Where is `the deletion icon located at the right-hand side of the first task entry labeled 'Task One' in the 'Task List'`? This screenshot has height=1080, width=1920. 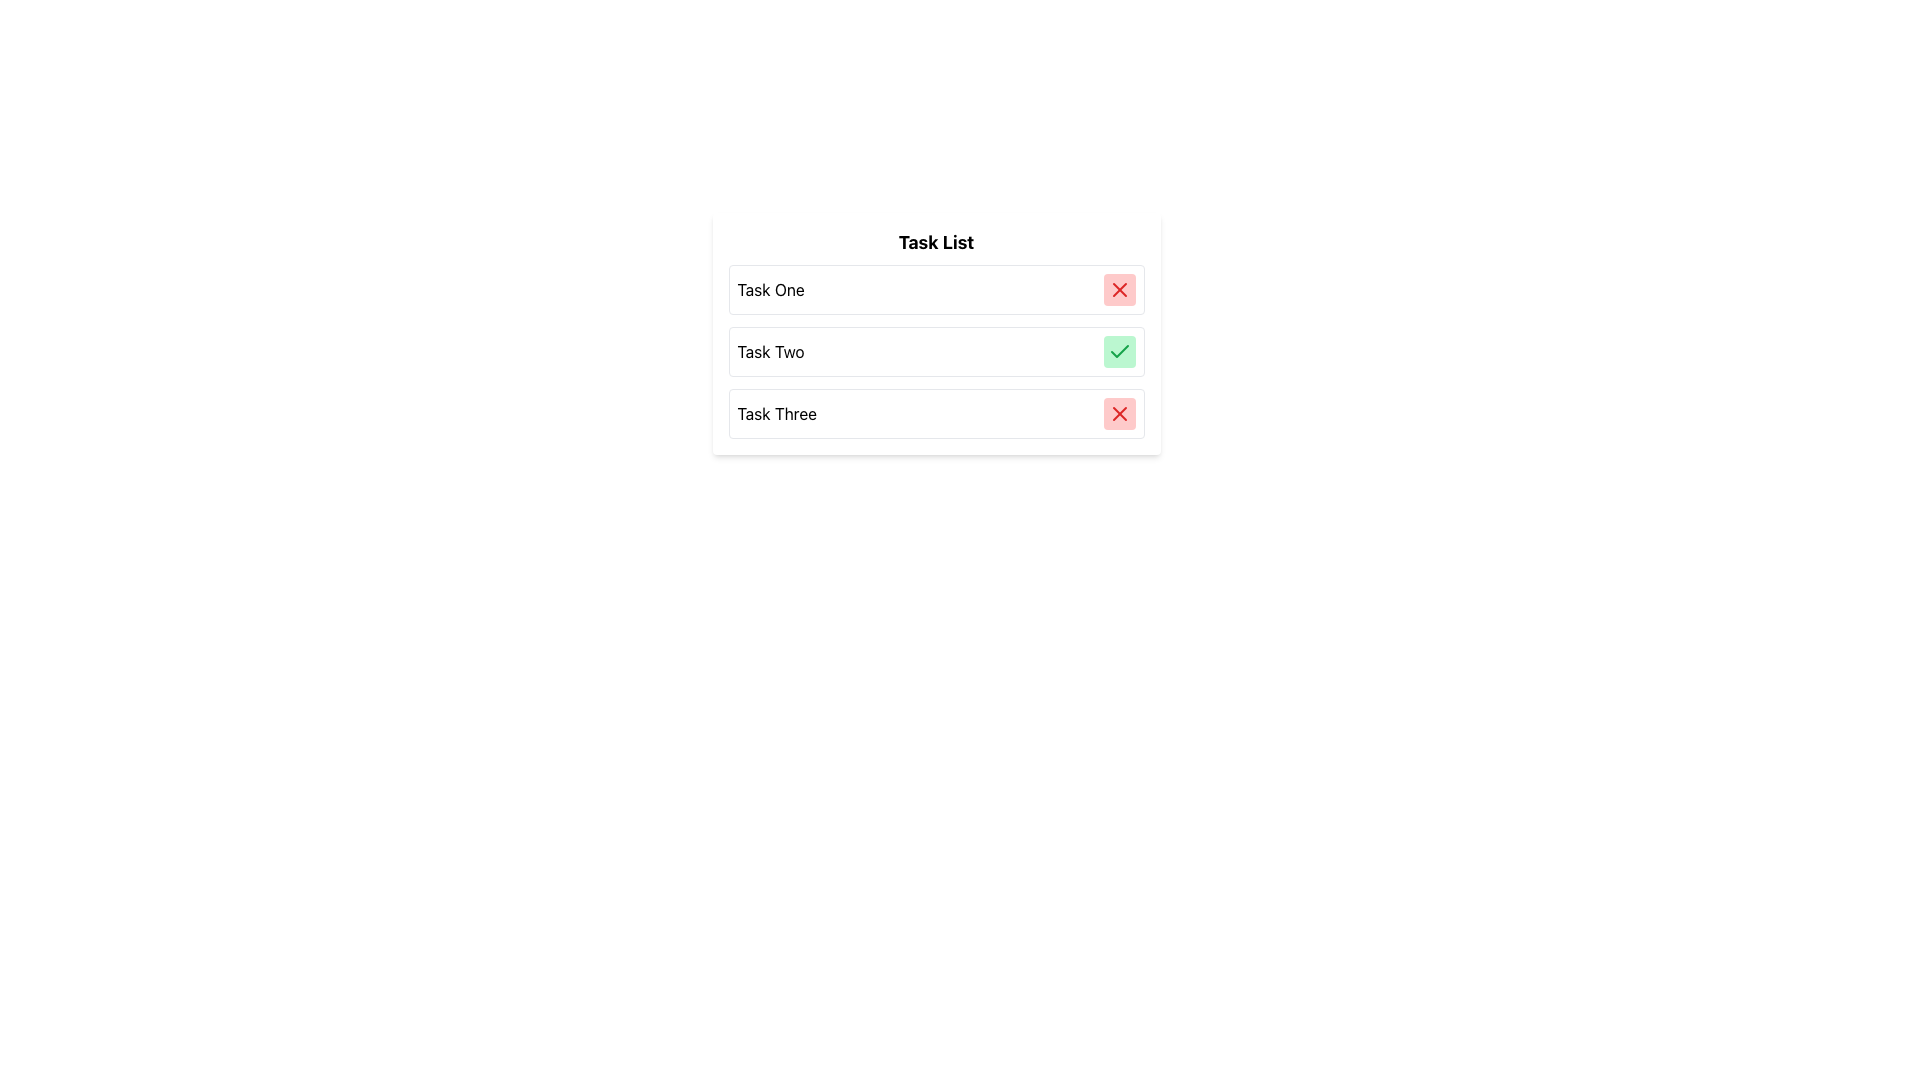 the deletion icon located at the right-hand side of the first task entry labeled 'Task One' in the 'Task List' is located at coordinates (1118, 289).